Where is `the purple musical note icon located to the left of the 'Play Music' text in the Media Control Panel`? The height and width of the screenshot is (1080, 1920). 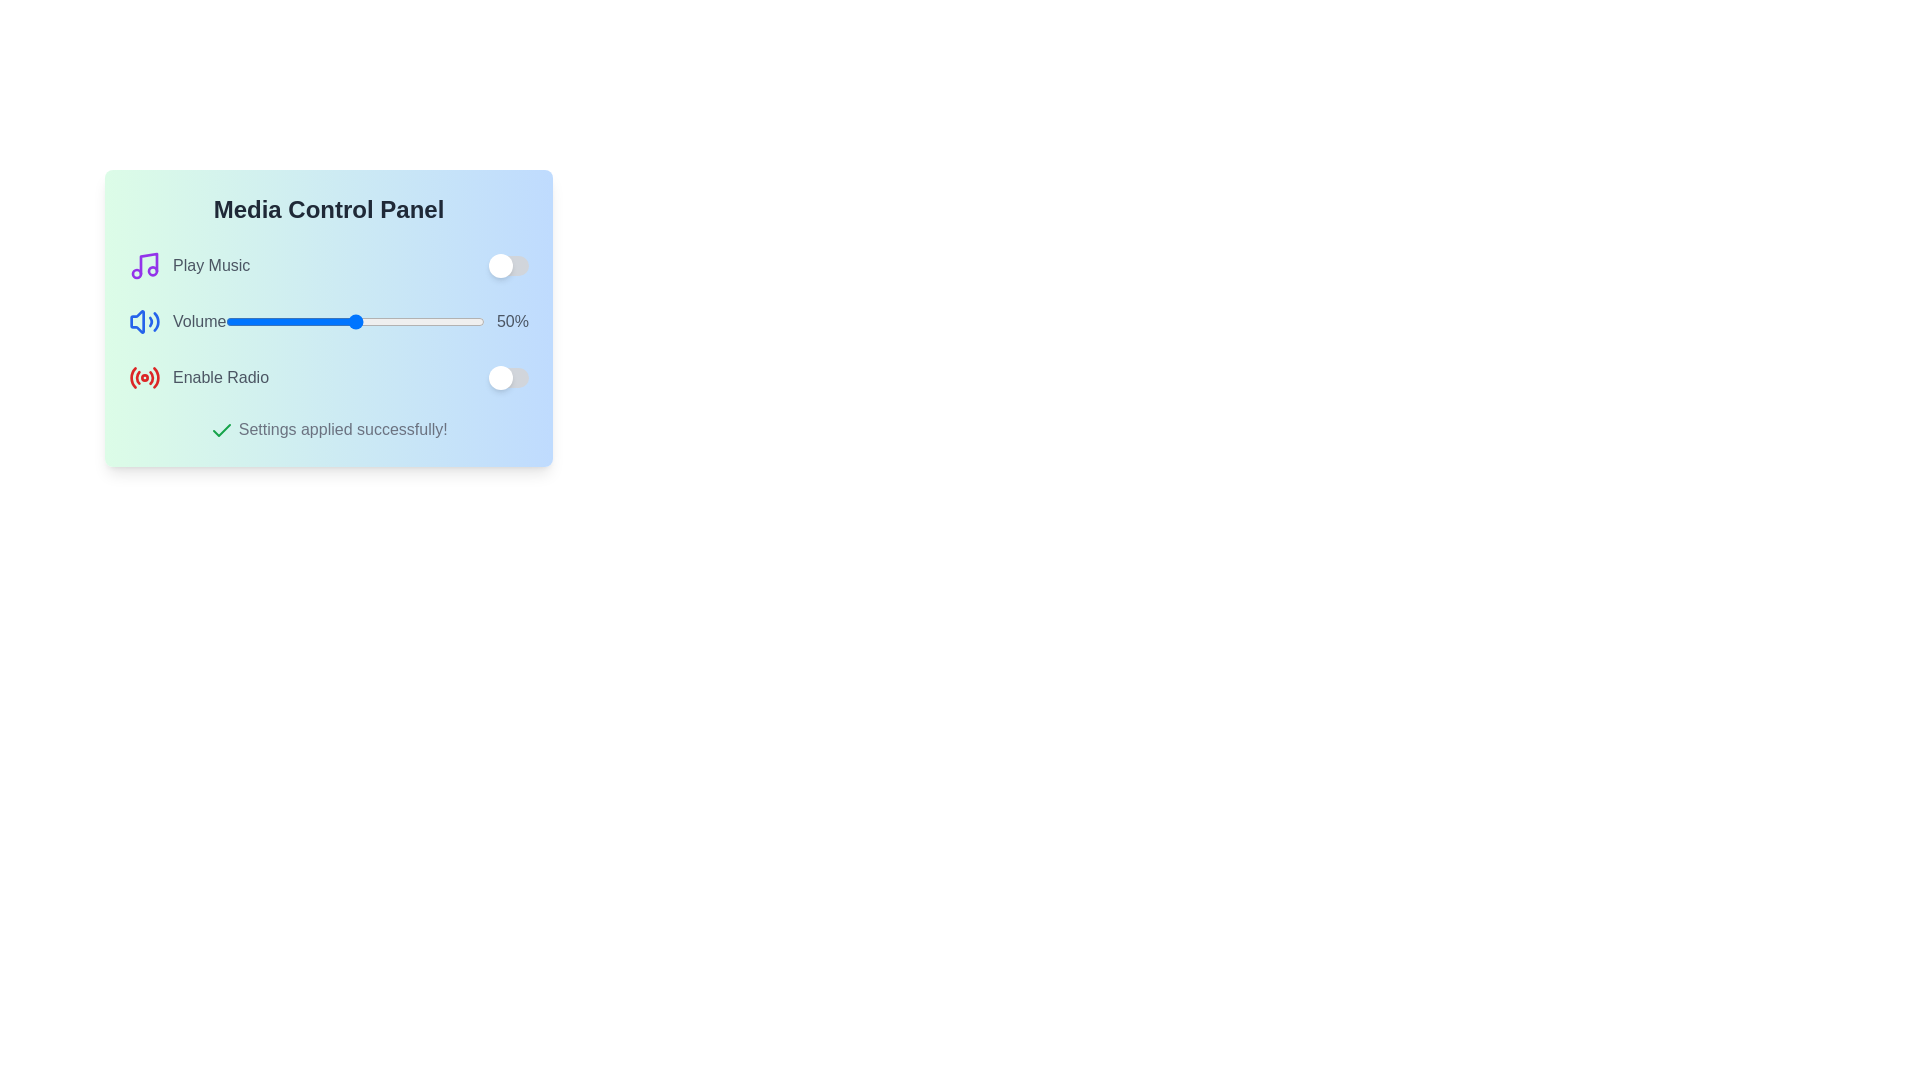 the purple musical note icon located to the left of the 'Play Music' text in the Media Control Panel is located at coordinates (147, 262).